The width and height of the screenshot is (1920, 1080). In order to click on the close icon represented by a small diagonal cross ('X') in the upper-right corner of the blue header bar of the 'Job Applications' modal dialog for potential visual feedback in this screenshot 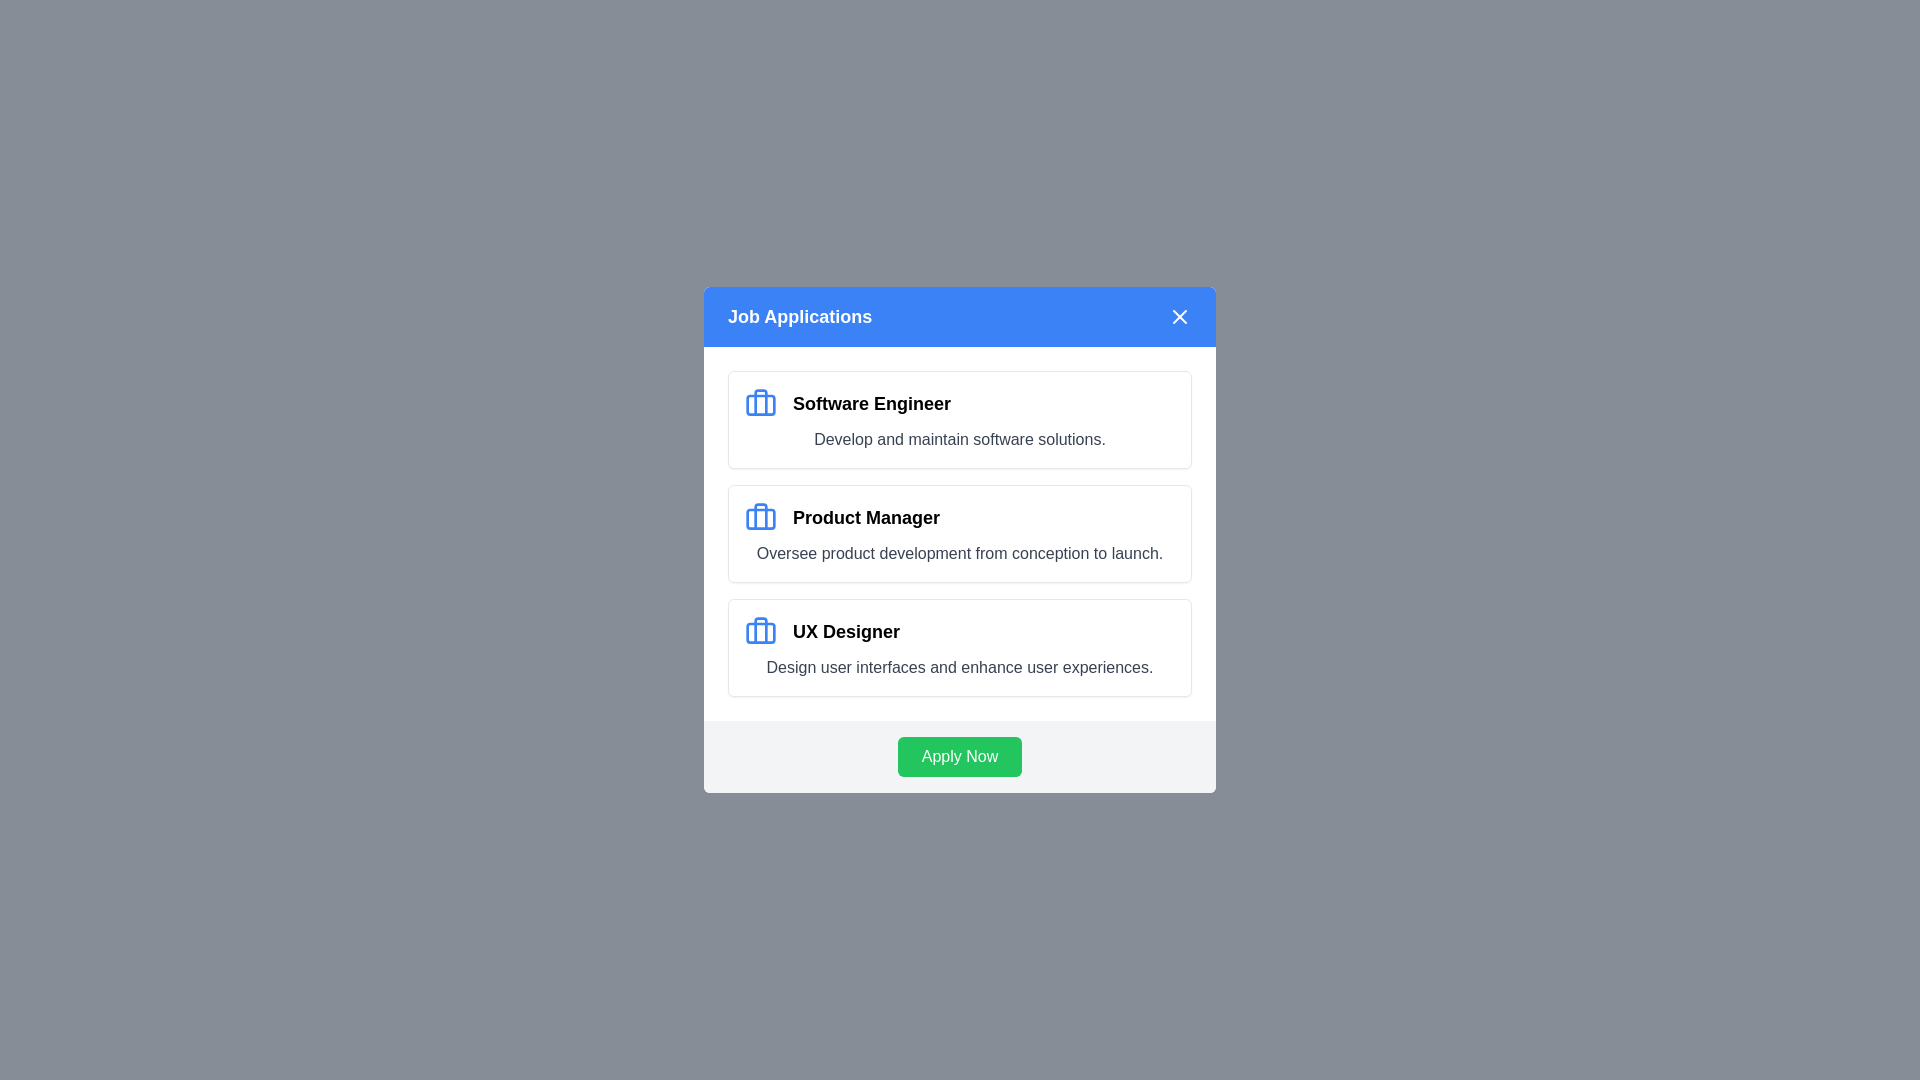, I will do `click(1180, 315)`.